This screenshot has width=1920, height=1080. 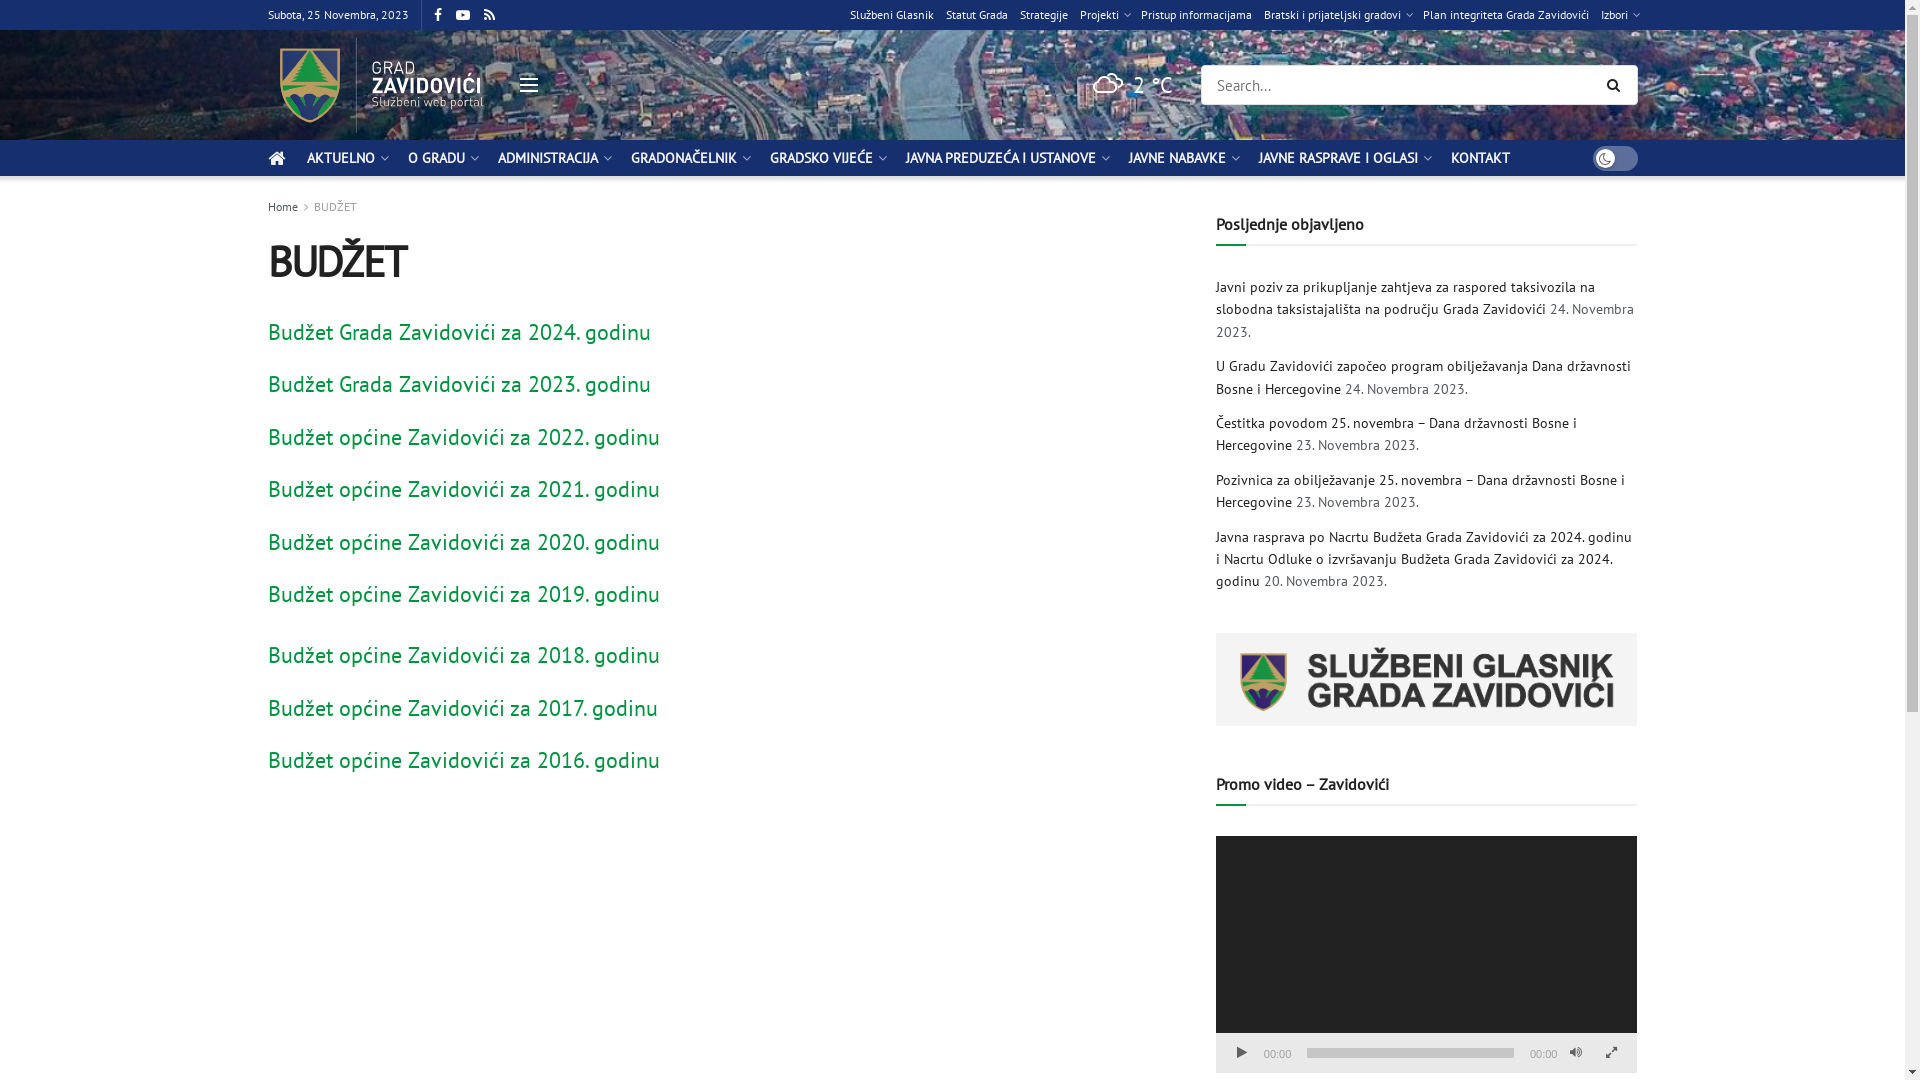 I want to click on 'Izbori', so click(x=1618, y=15).